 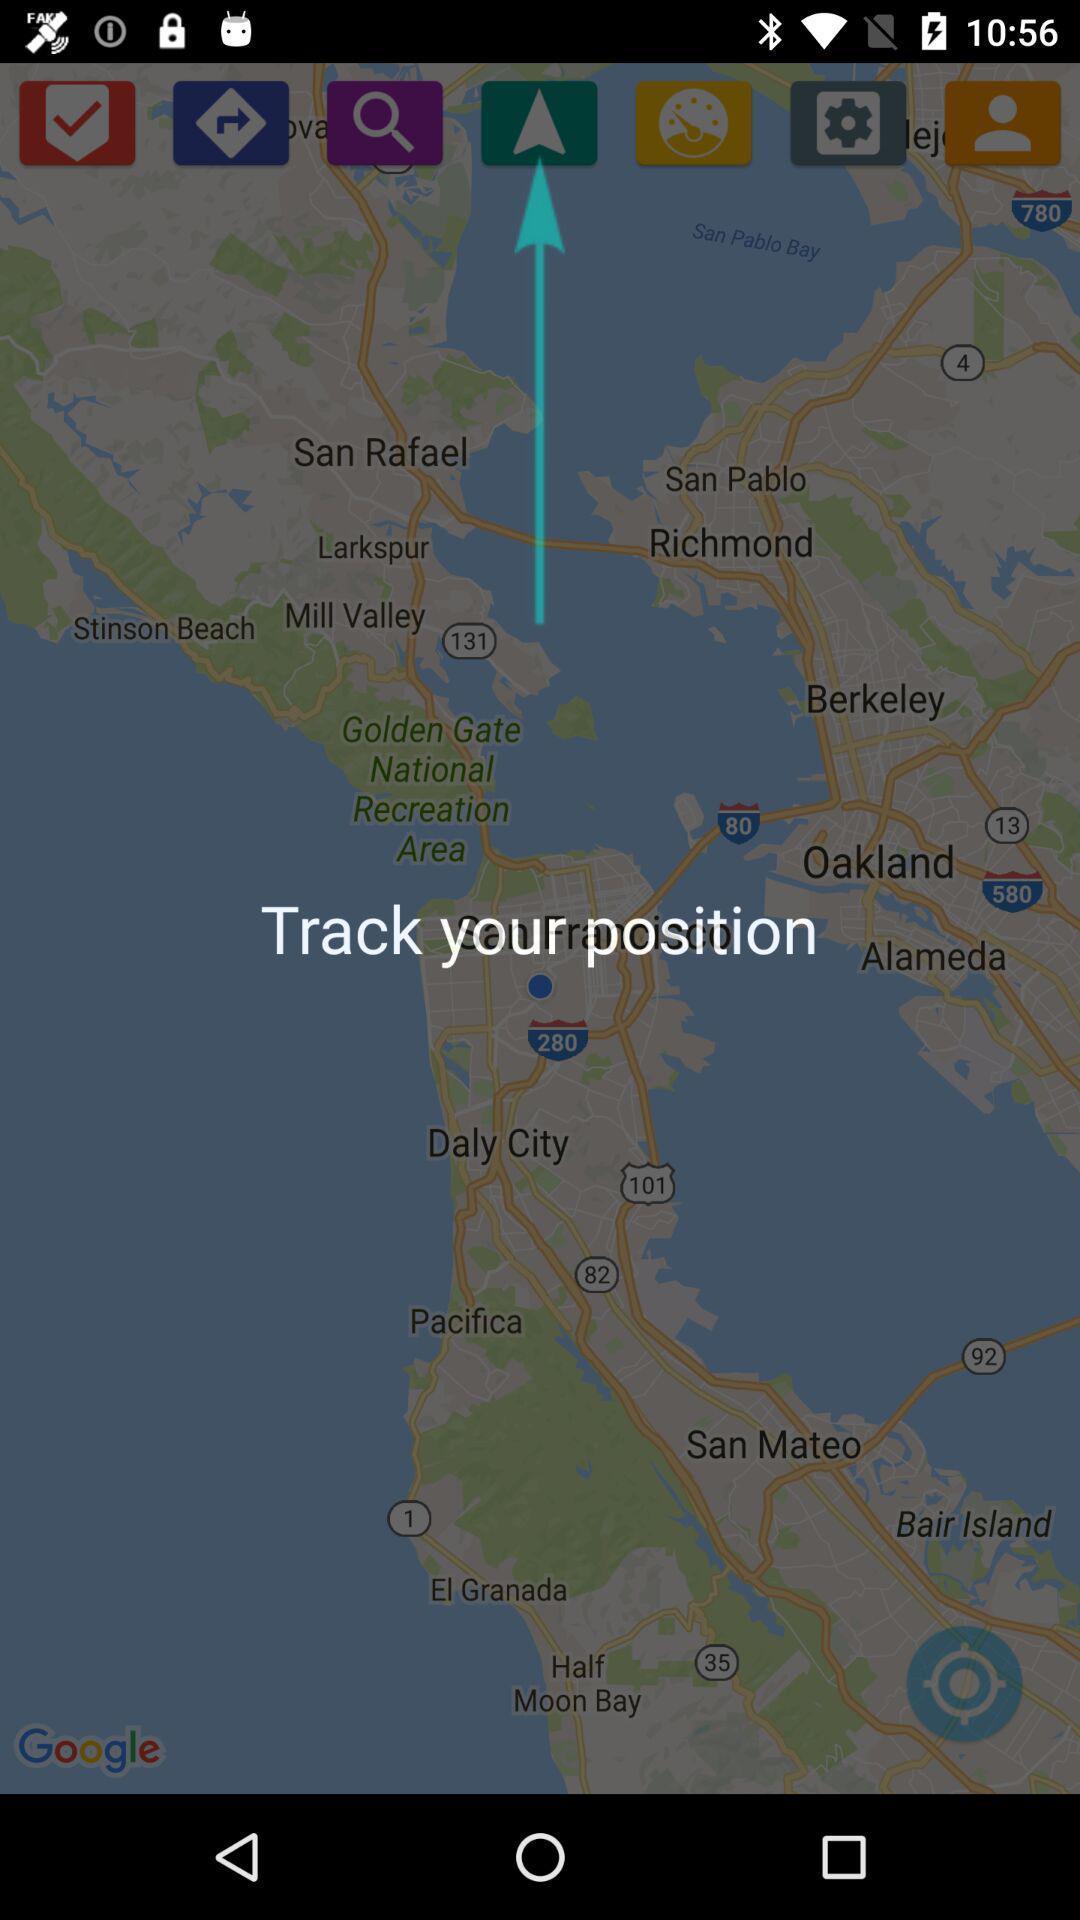 What do you see at coordinates (229, 121) in the screenshot?
I see `look up directions` at bounding box center [229, 121].